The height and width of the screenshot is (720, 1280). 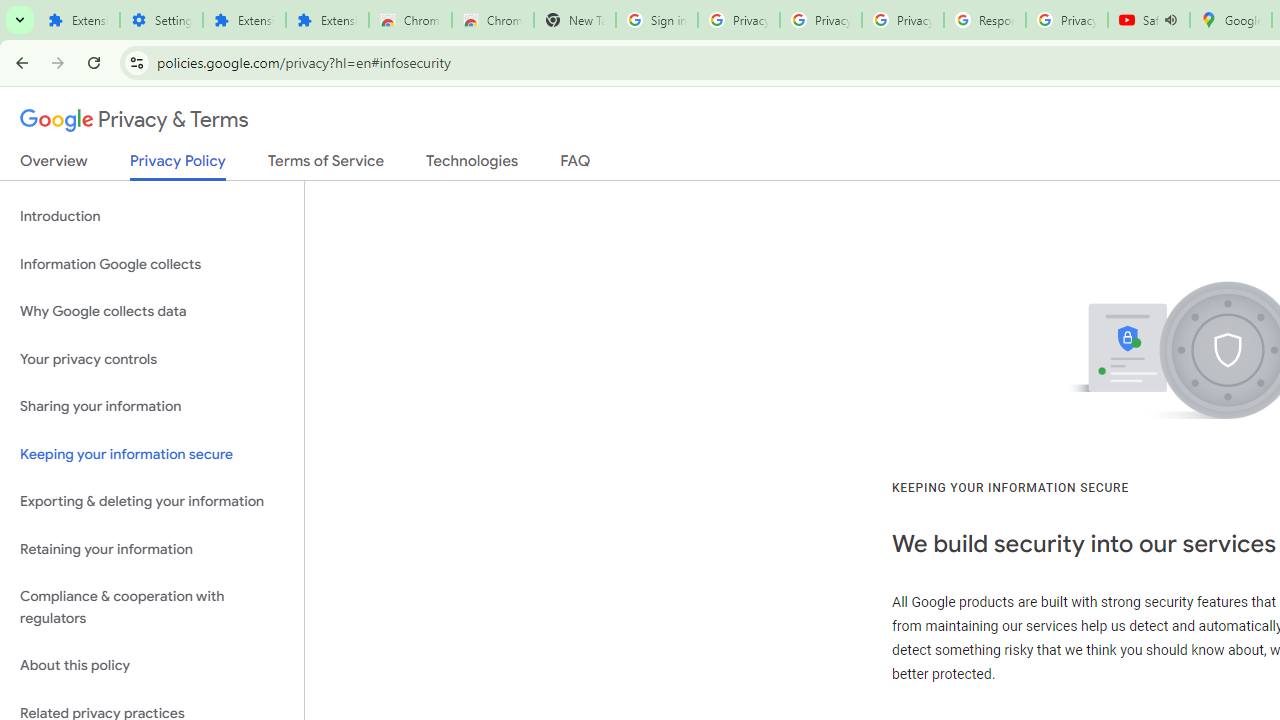 What do you see at coordinates (1171, 20) in the screenshot?
I see `'Mute tab'` at bounding box center [1171, 20].